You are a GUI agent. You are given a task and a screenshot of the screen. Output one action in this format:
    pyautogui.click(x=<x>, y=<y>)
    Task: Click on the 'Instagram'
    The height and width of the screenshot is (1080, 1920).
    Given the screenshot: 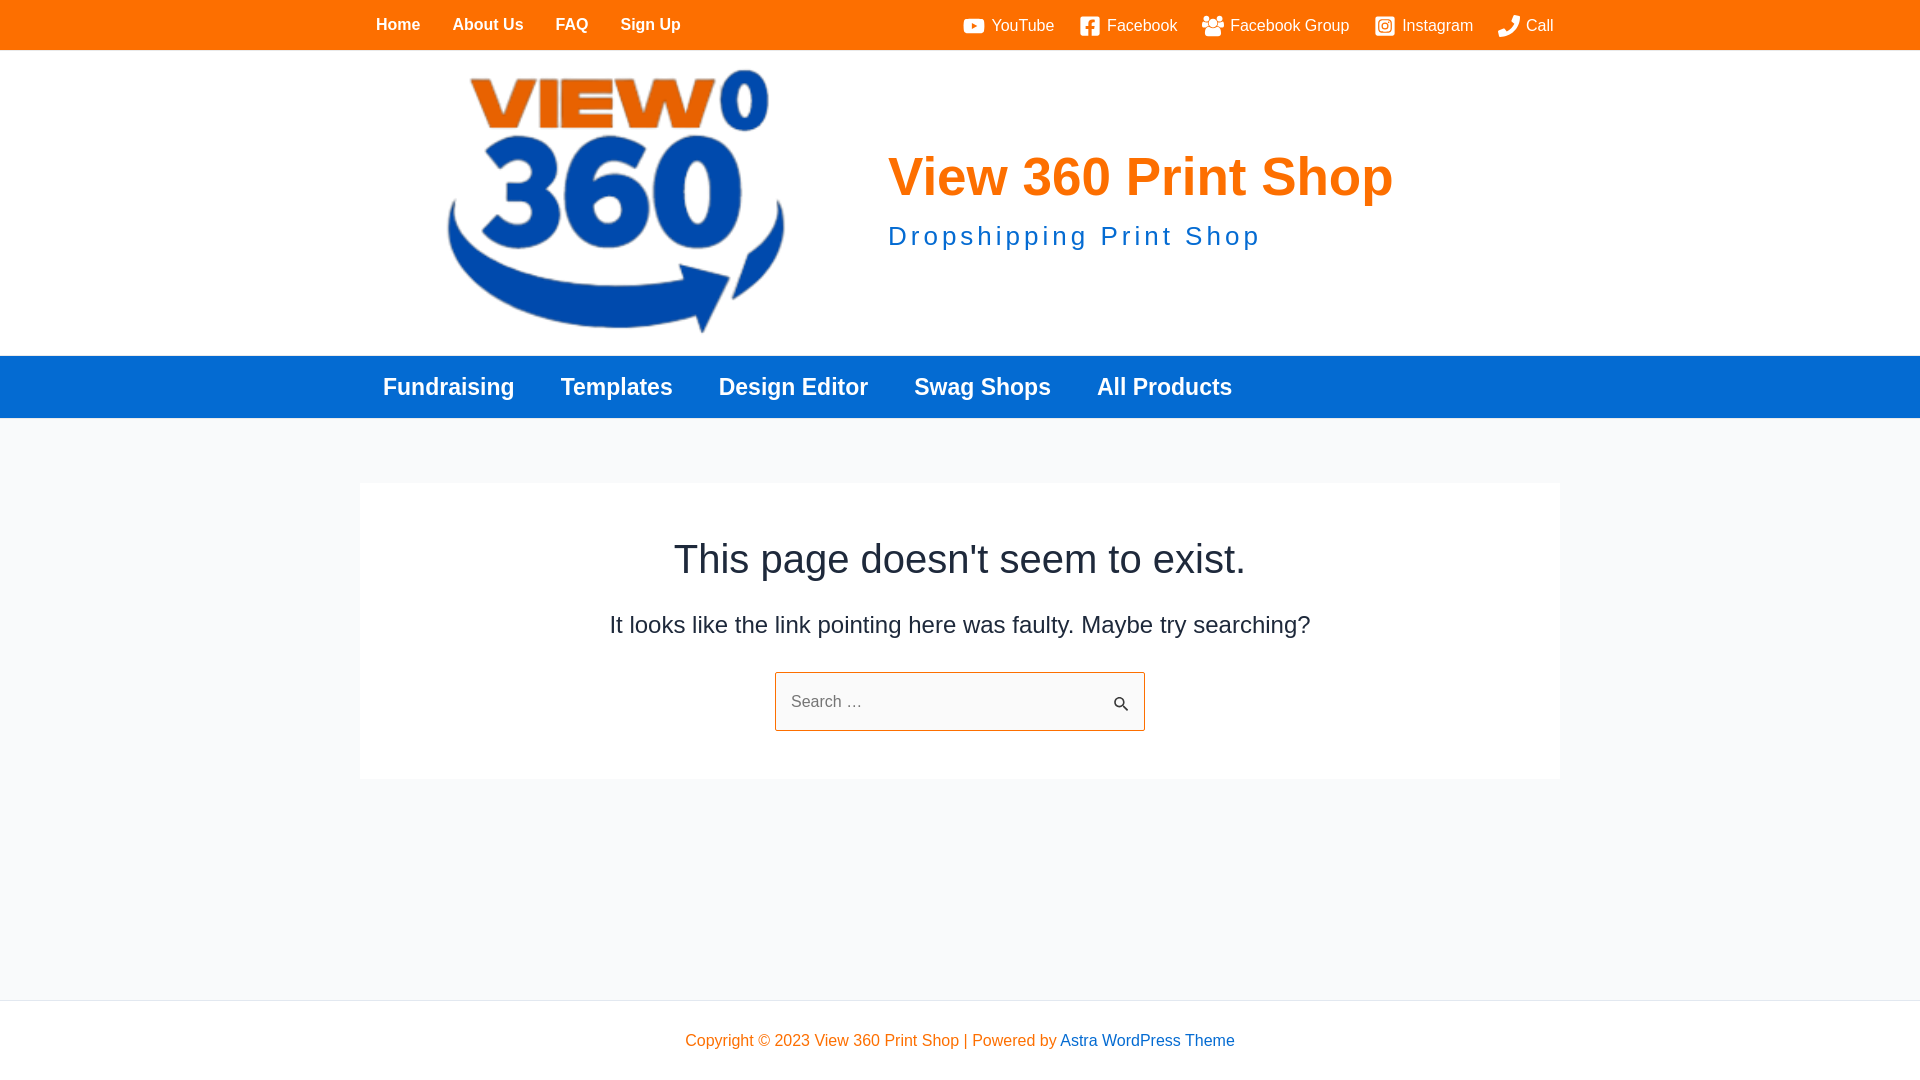 What is the action you would take?
    pyautogui.click(x=1423, y=26)
    